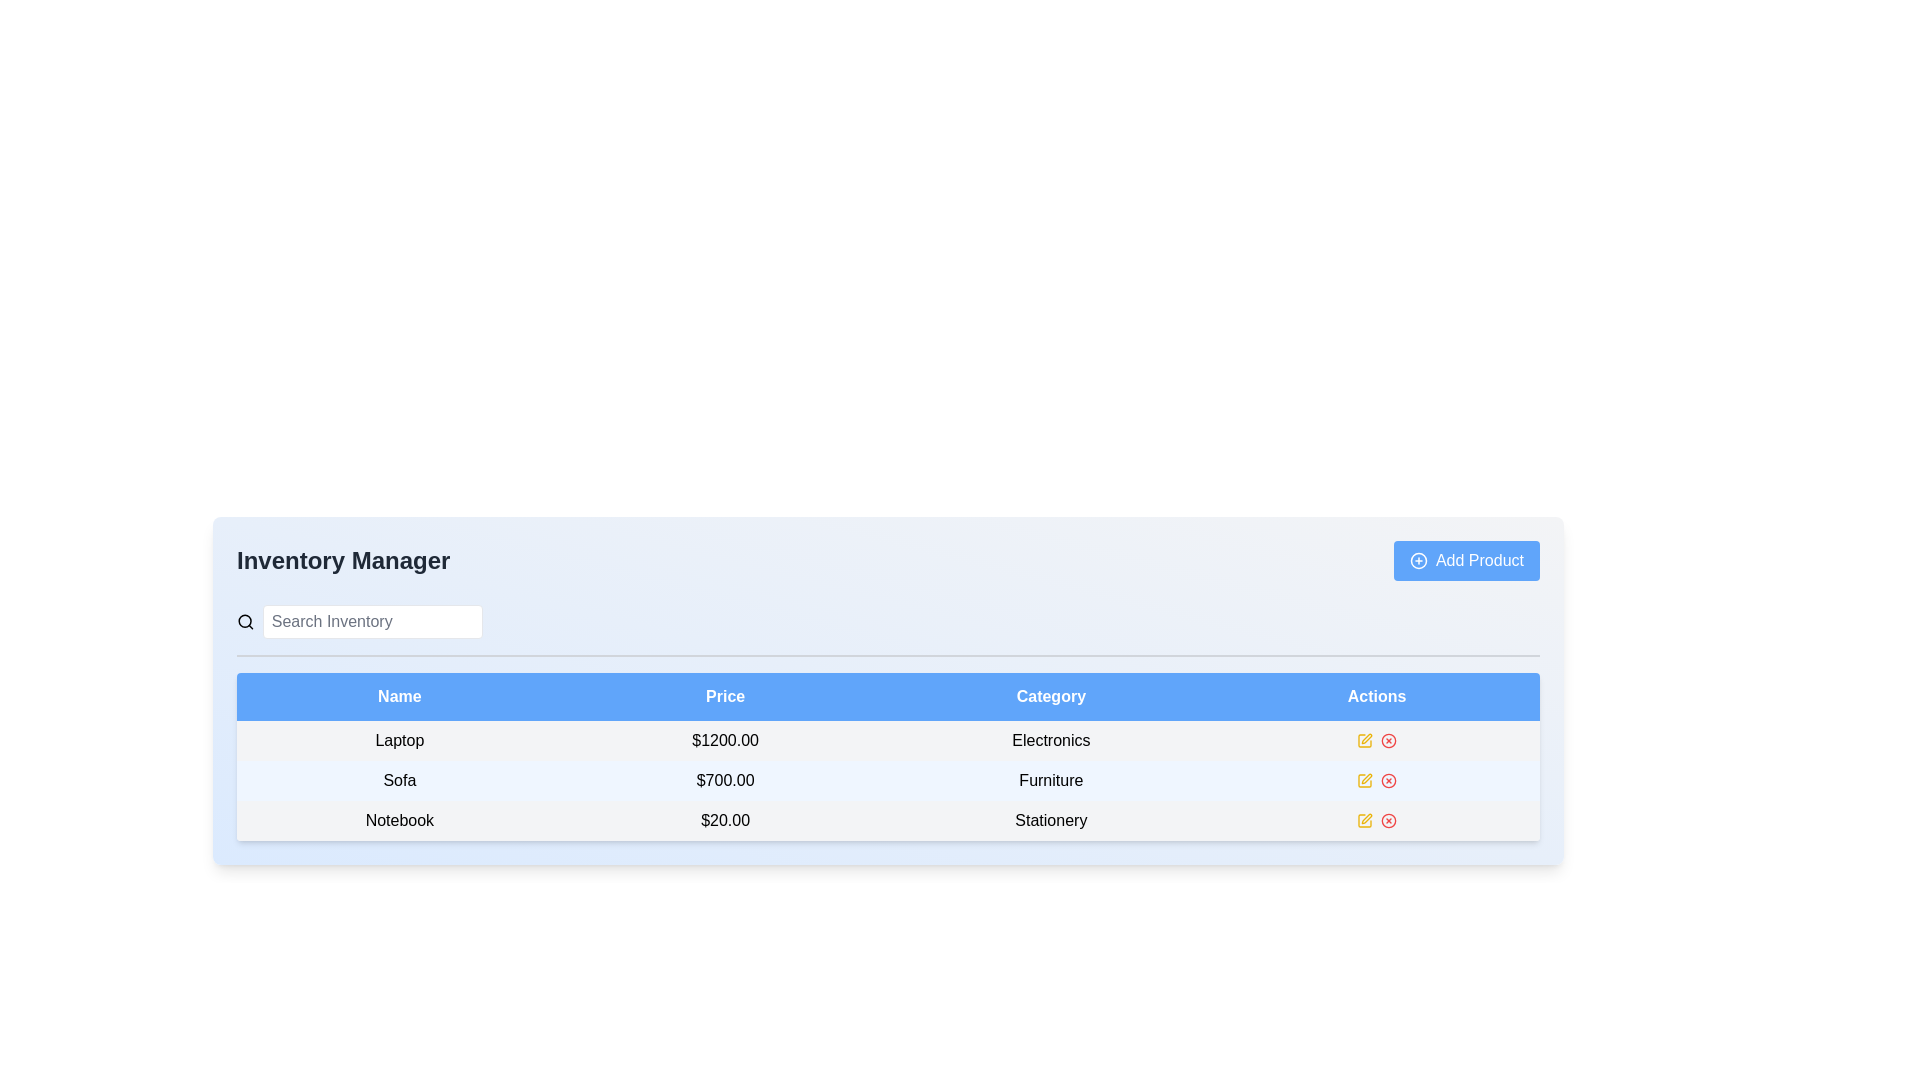  Describe the element at coordinates (887, 779) in the screenshot. I see `the second row of the inventory table that displays item details, specifically located below 'Laptop' and above 'Notebook'` at that location.